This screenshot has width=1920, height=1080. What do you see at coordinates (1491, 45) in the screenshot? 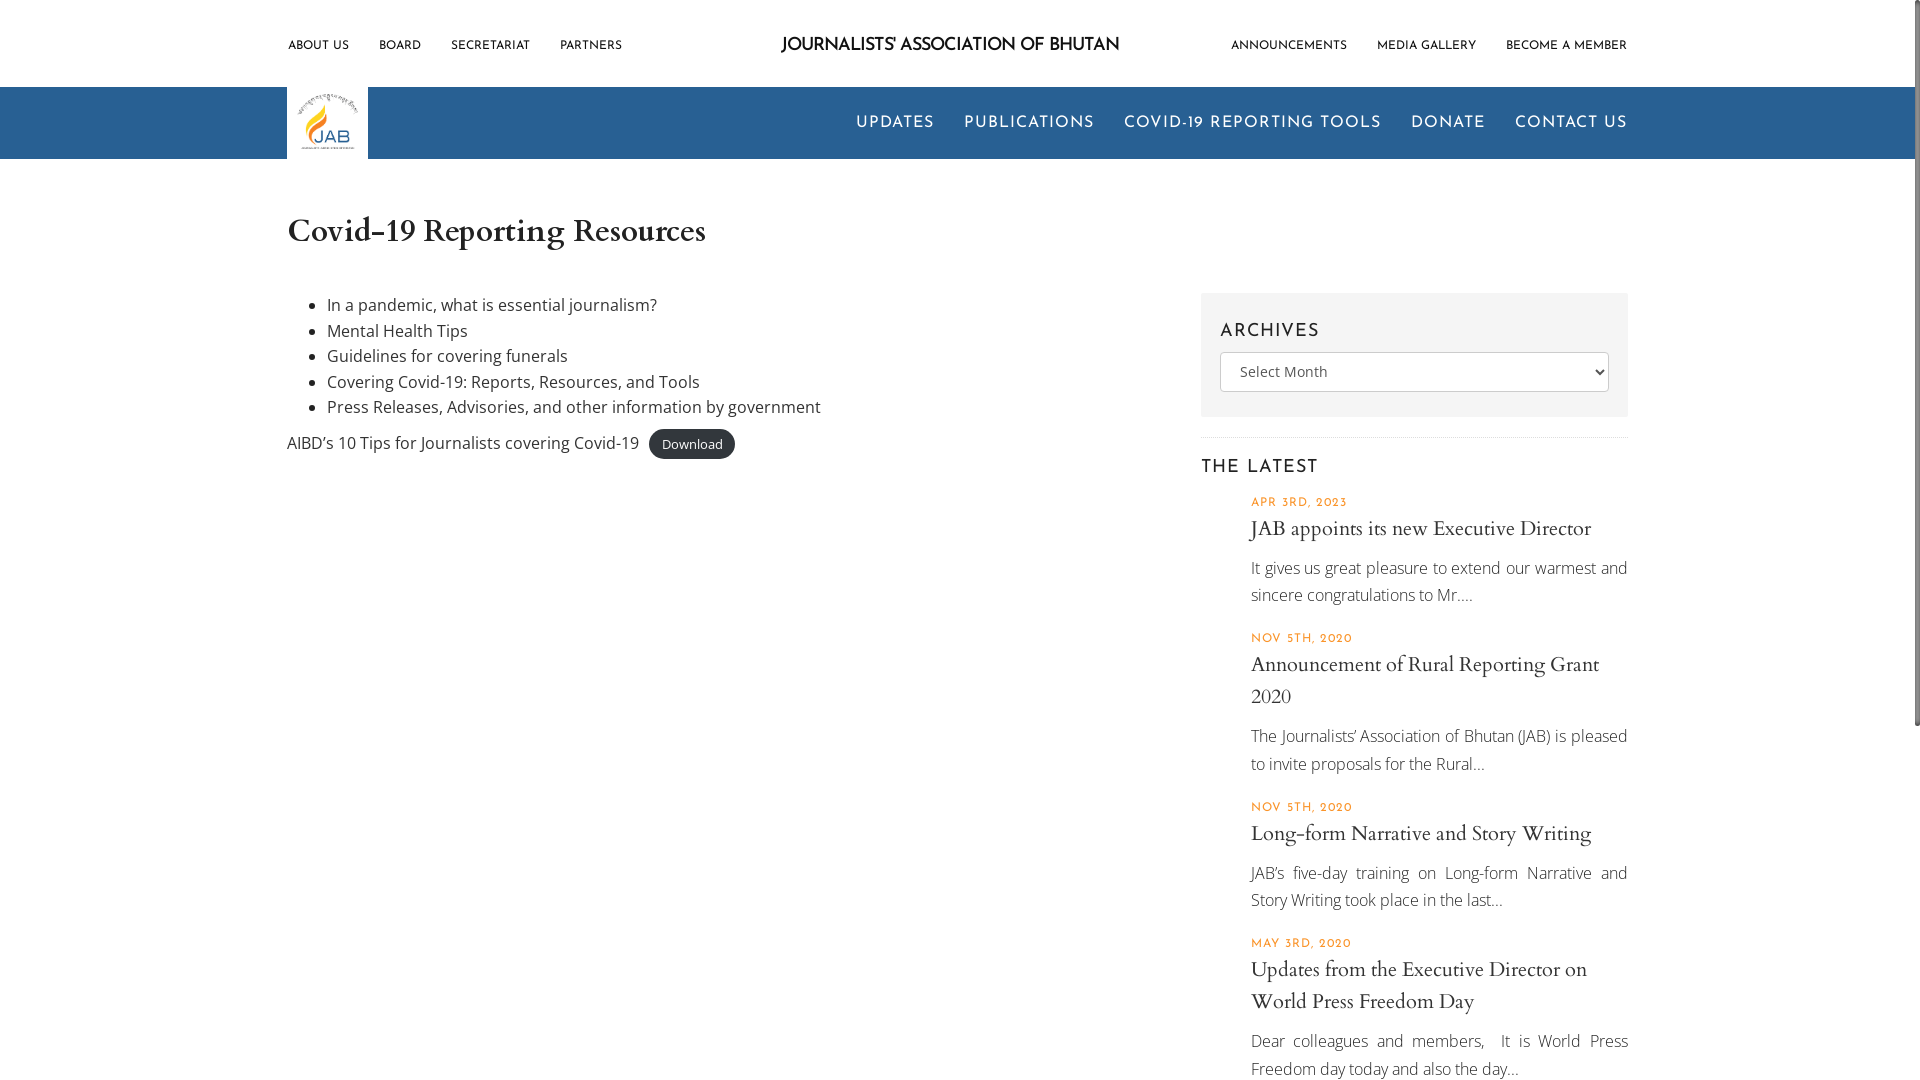
I see `'BECOME A MEMBER'` at bounding box center [1491, 45].